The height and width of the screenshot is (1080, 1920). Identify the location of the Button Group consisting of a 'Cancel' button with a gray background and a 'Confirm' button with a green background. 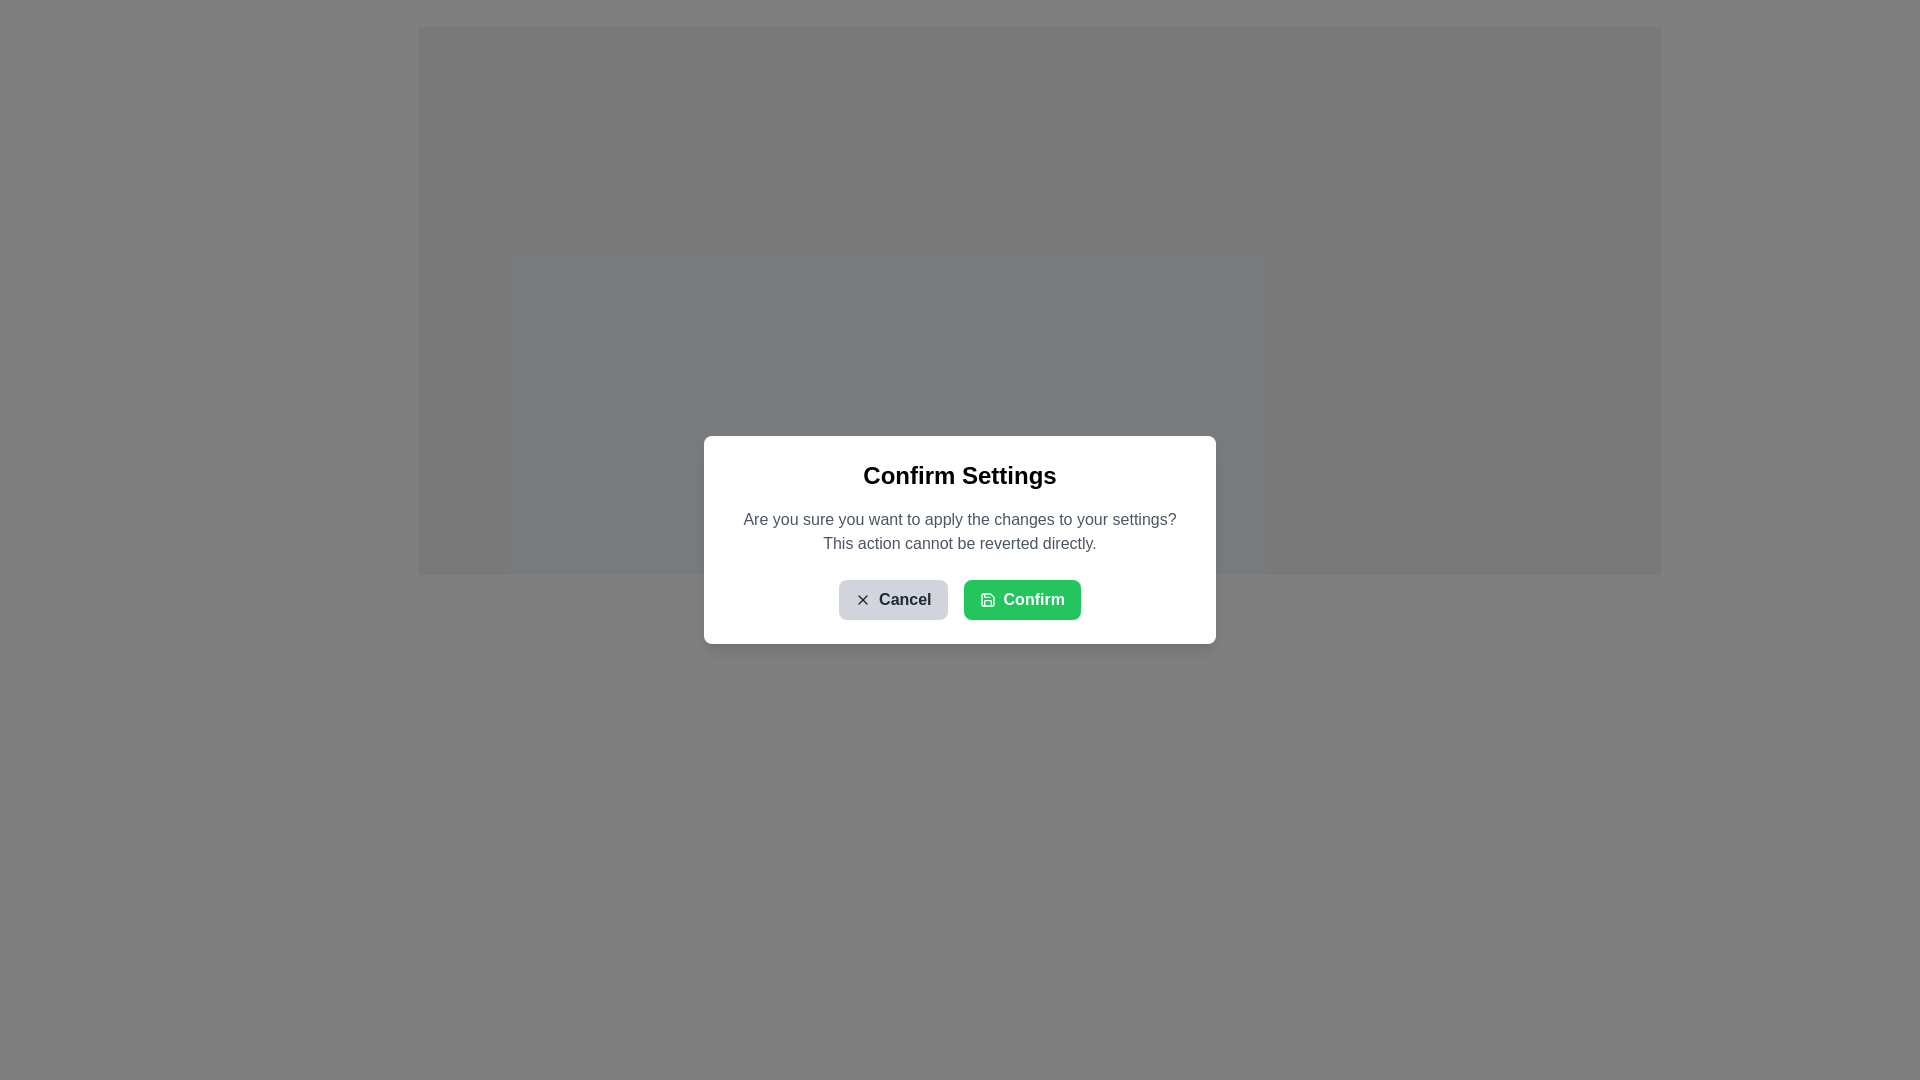
(960, 599).